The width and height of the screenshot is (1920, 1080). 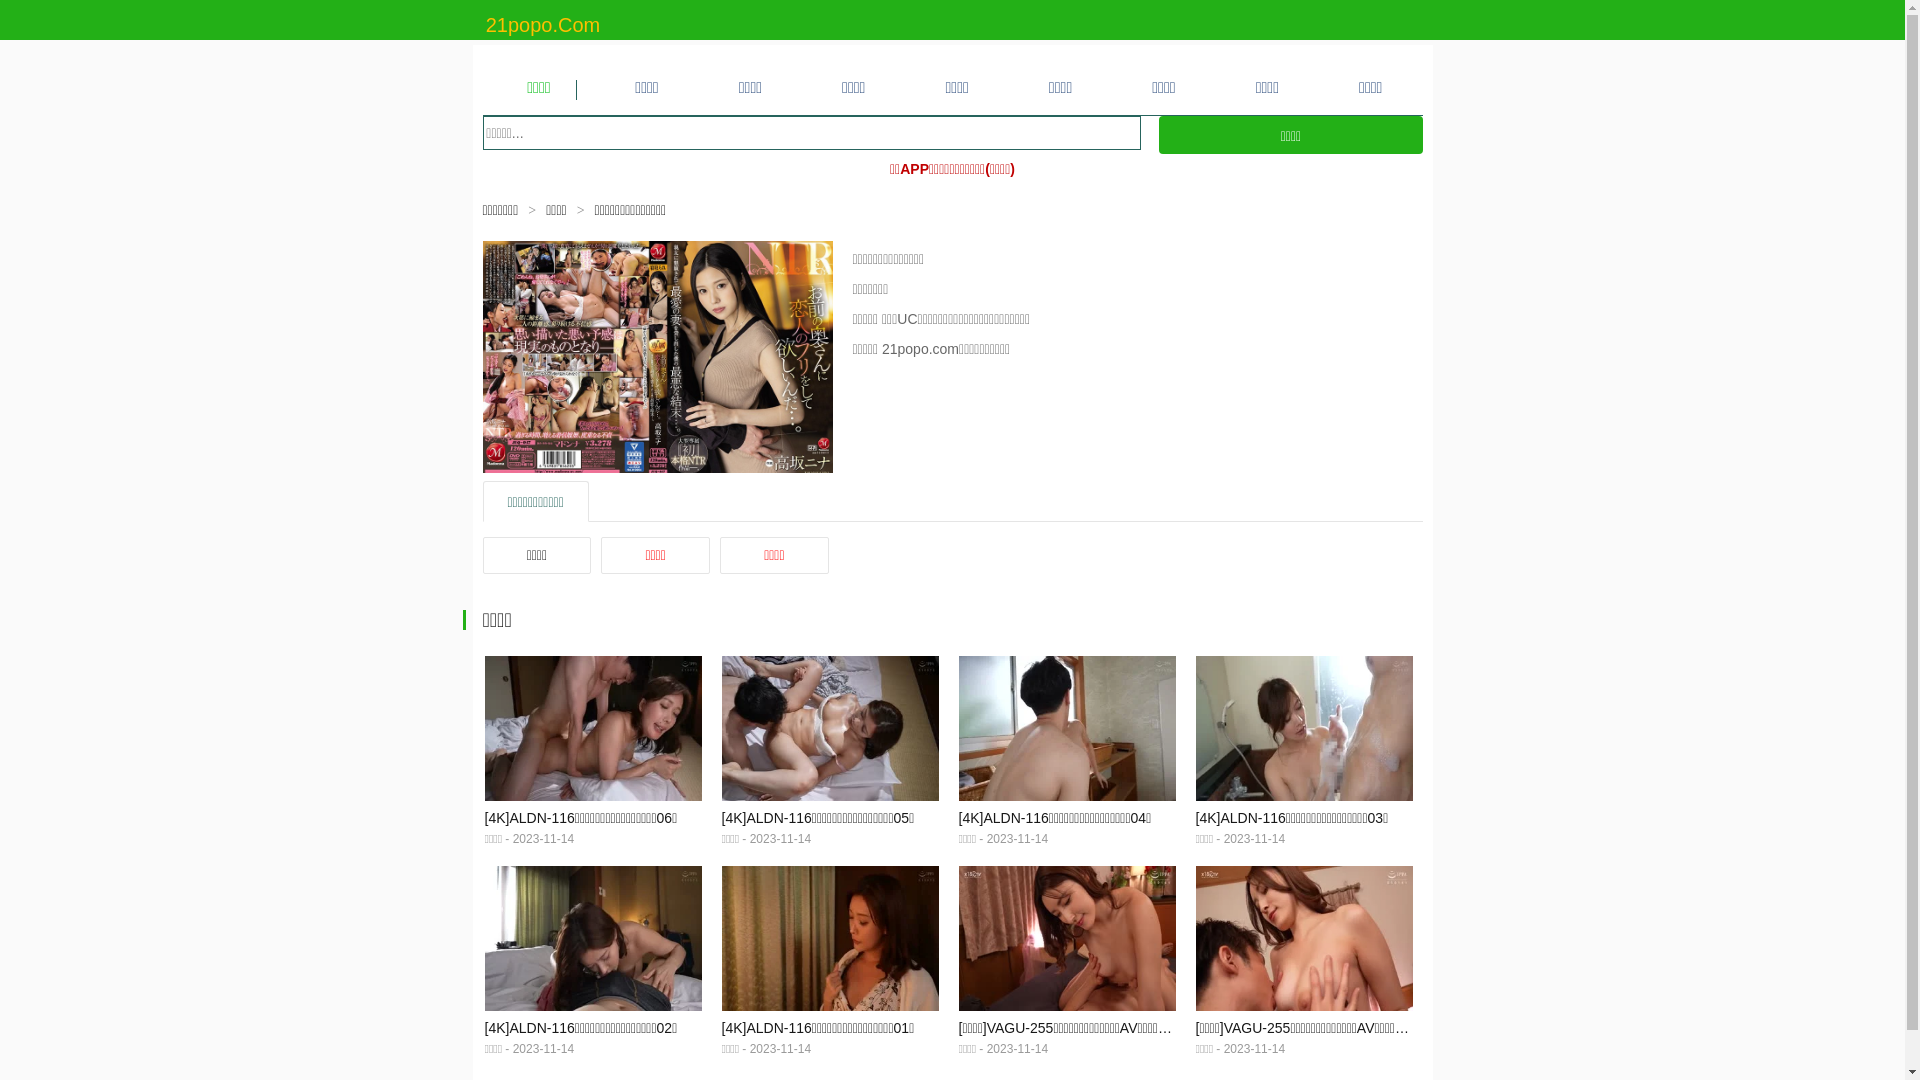 I want to click on '21popo.Com', so click(x=543, y=24).